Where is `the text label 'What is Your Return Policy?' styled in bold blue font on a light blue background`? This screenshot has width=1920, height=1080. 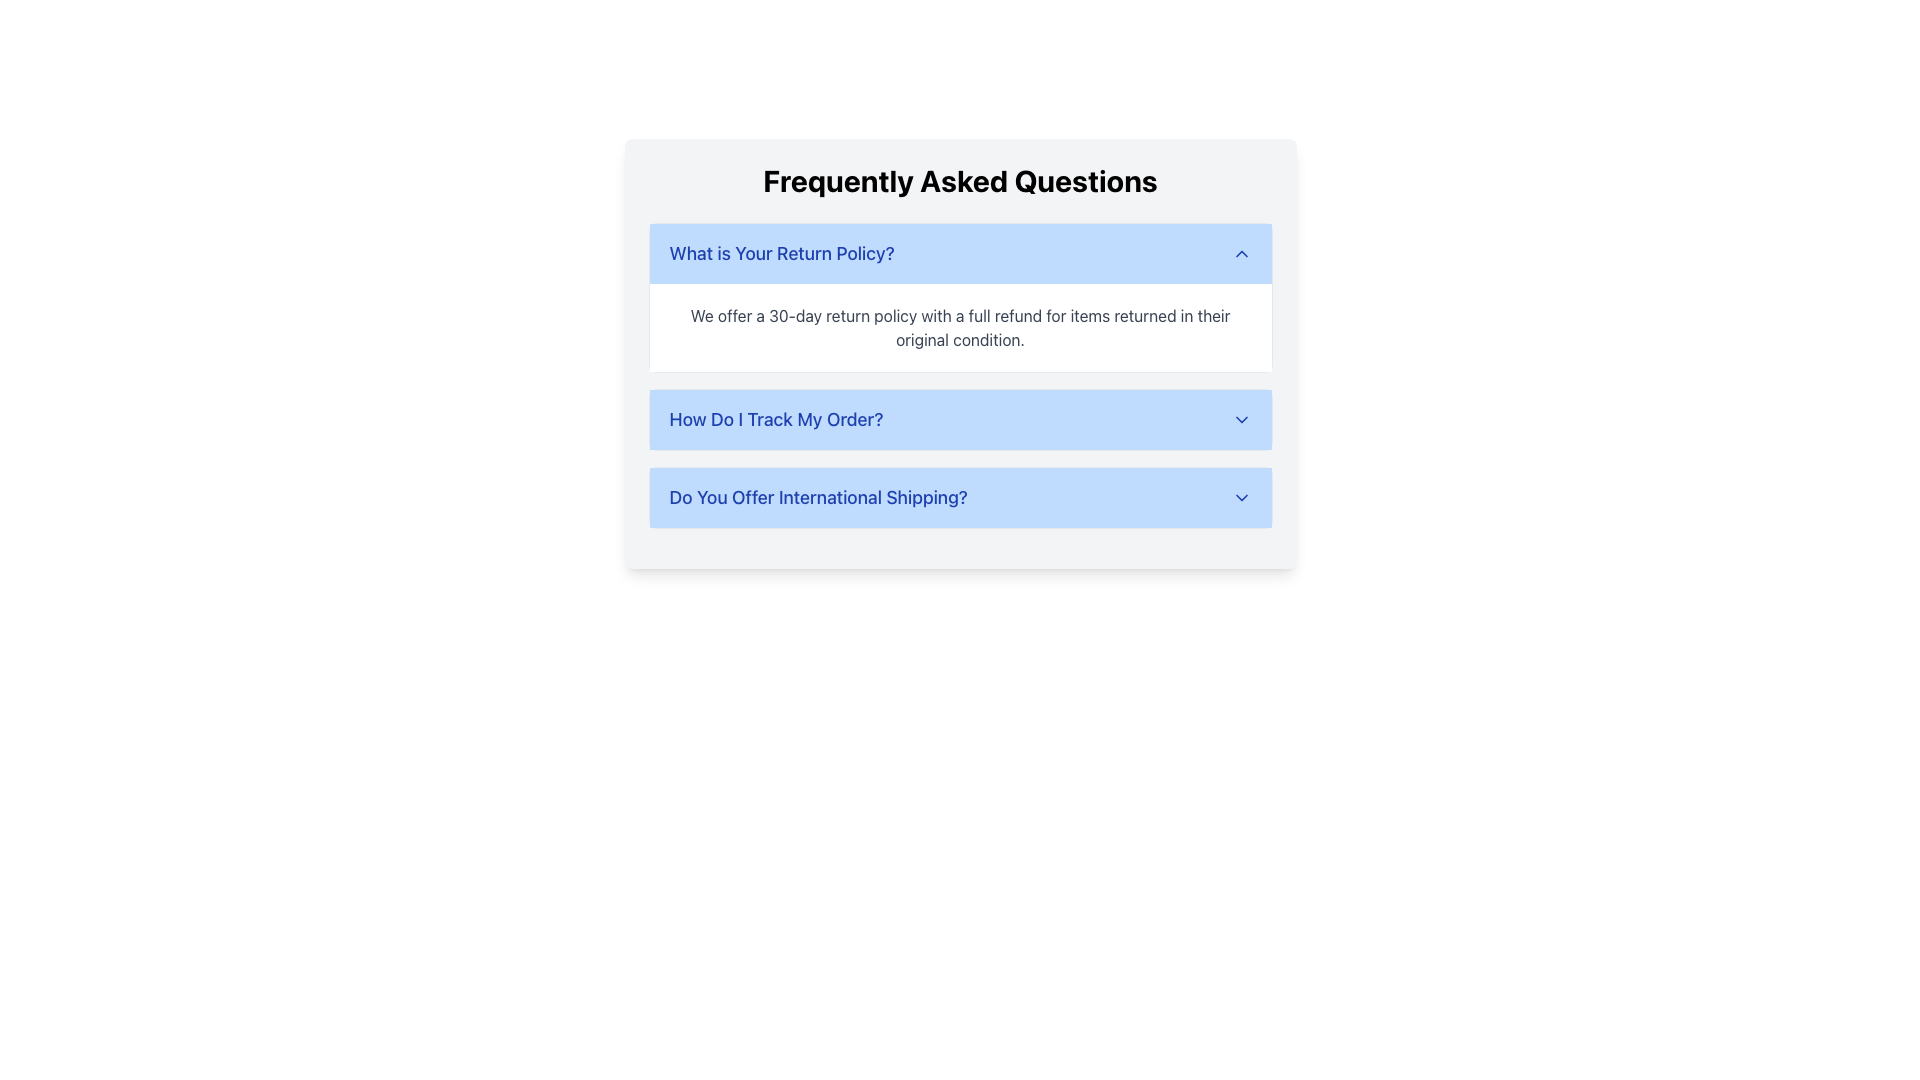 the text label 'What is Your Return Policy?' styled in bold blue font on a light blue background is located at coordinates (781, 253).